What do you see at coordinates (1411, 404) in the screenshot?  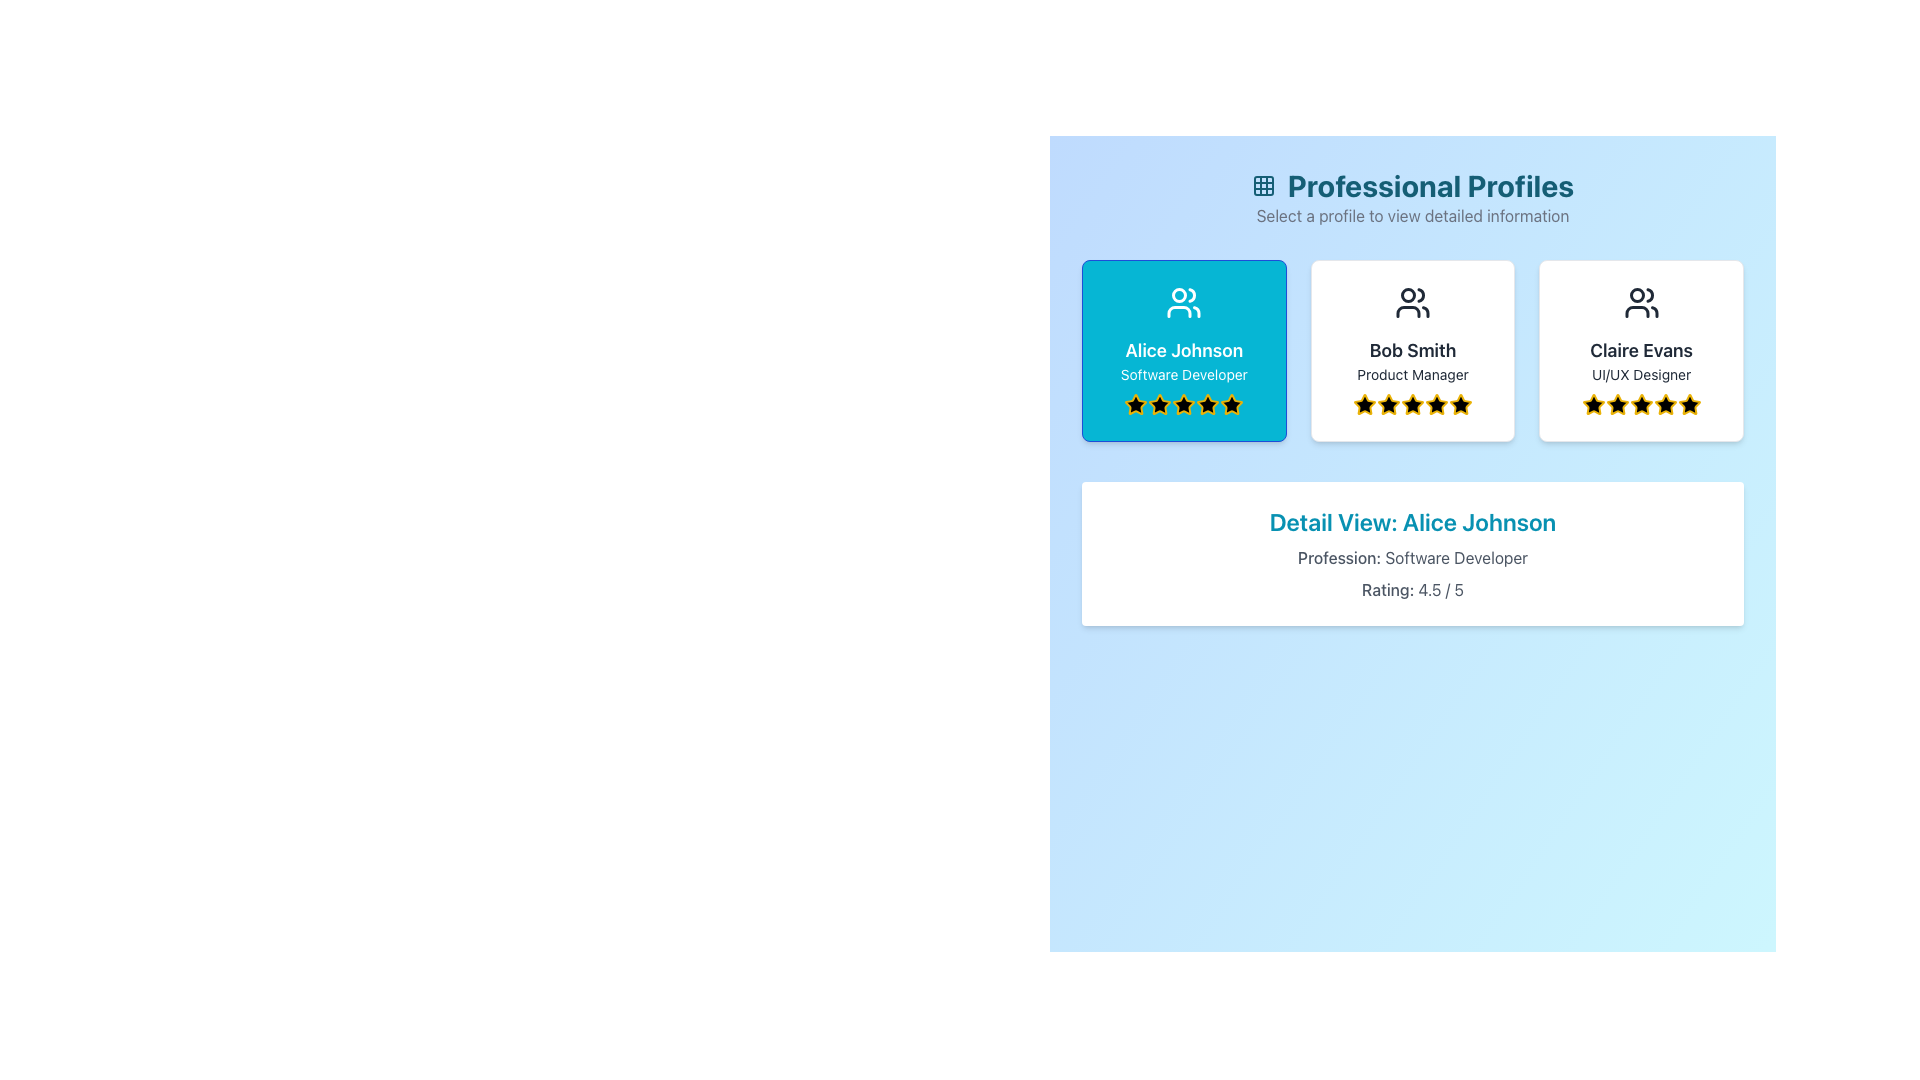 I see `the fourth star icon in the rating system for Bob Smith, Product Manager, which is filled with black and outlined in yellow` at bounding box center [1411, 404].